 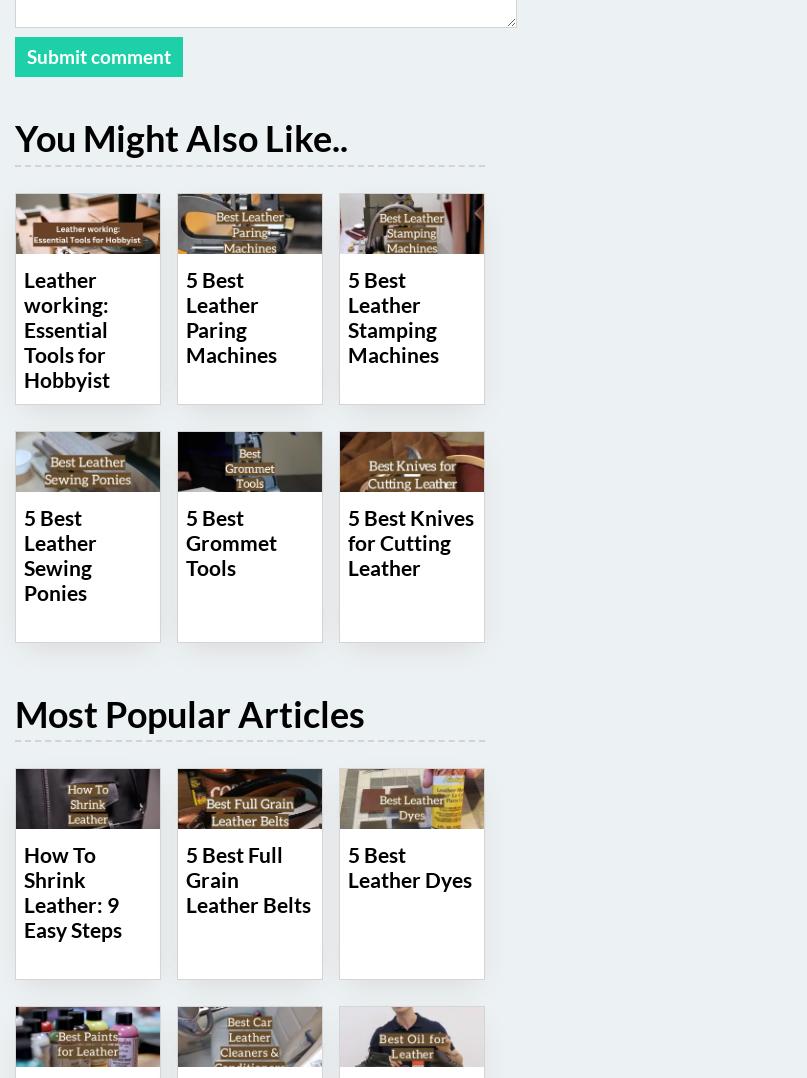 I want to click on '5 Best Knives for Cutting Leather', so click(x=410, y=540).